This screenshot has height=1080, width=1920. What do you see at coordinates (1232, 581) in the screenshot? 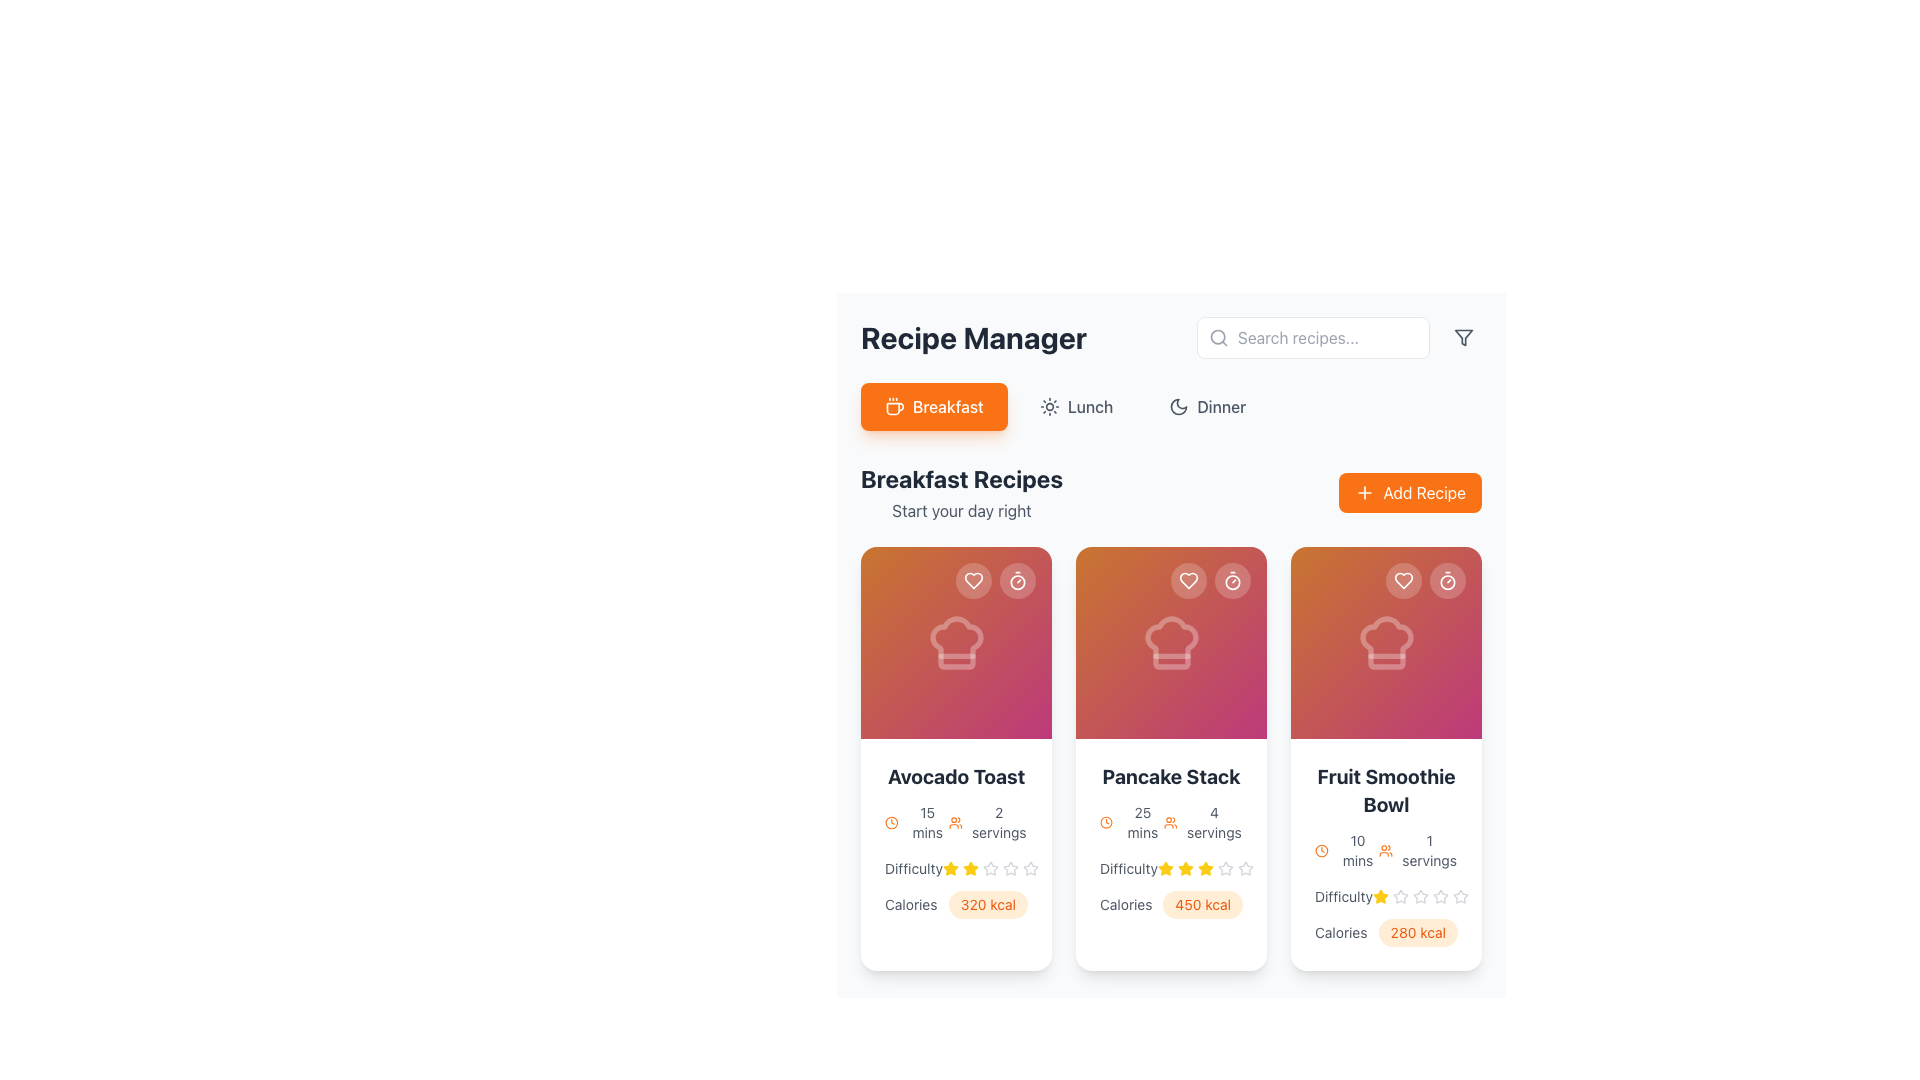
I see `the timer icon within the circular button located at the top-right corner of the 'Pancake Stack' recipe card in the 'Breakfast Recipes' section` at bounding box center [1232, 581].